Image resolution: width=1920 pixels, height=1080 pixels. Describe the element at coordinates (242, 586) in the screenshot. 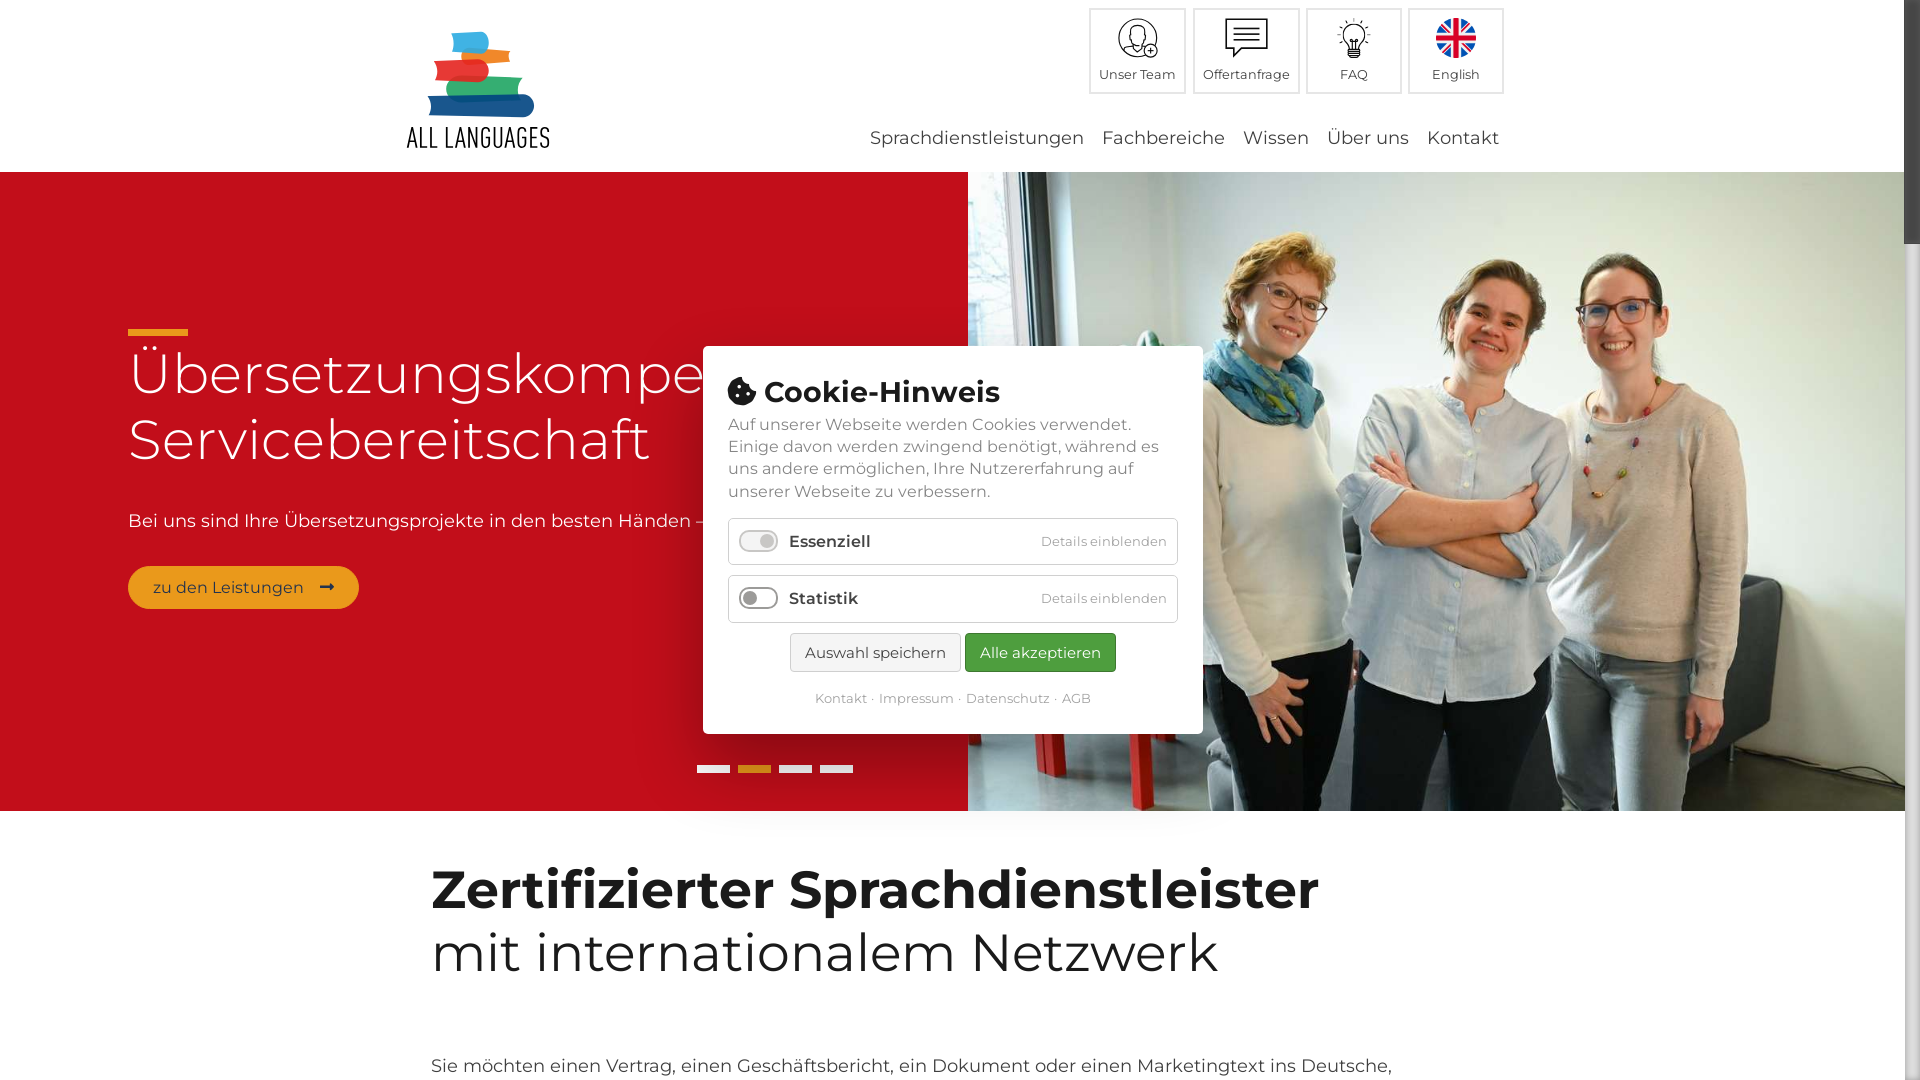

I see `'zu den Leistungen'` at that location.